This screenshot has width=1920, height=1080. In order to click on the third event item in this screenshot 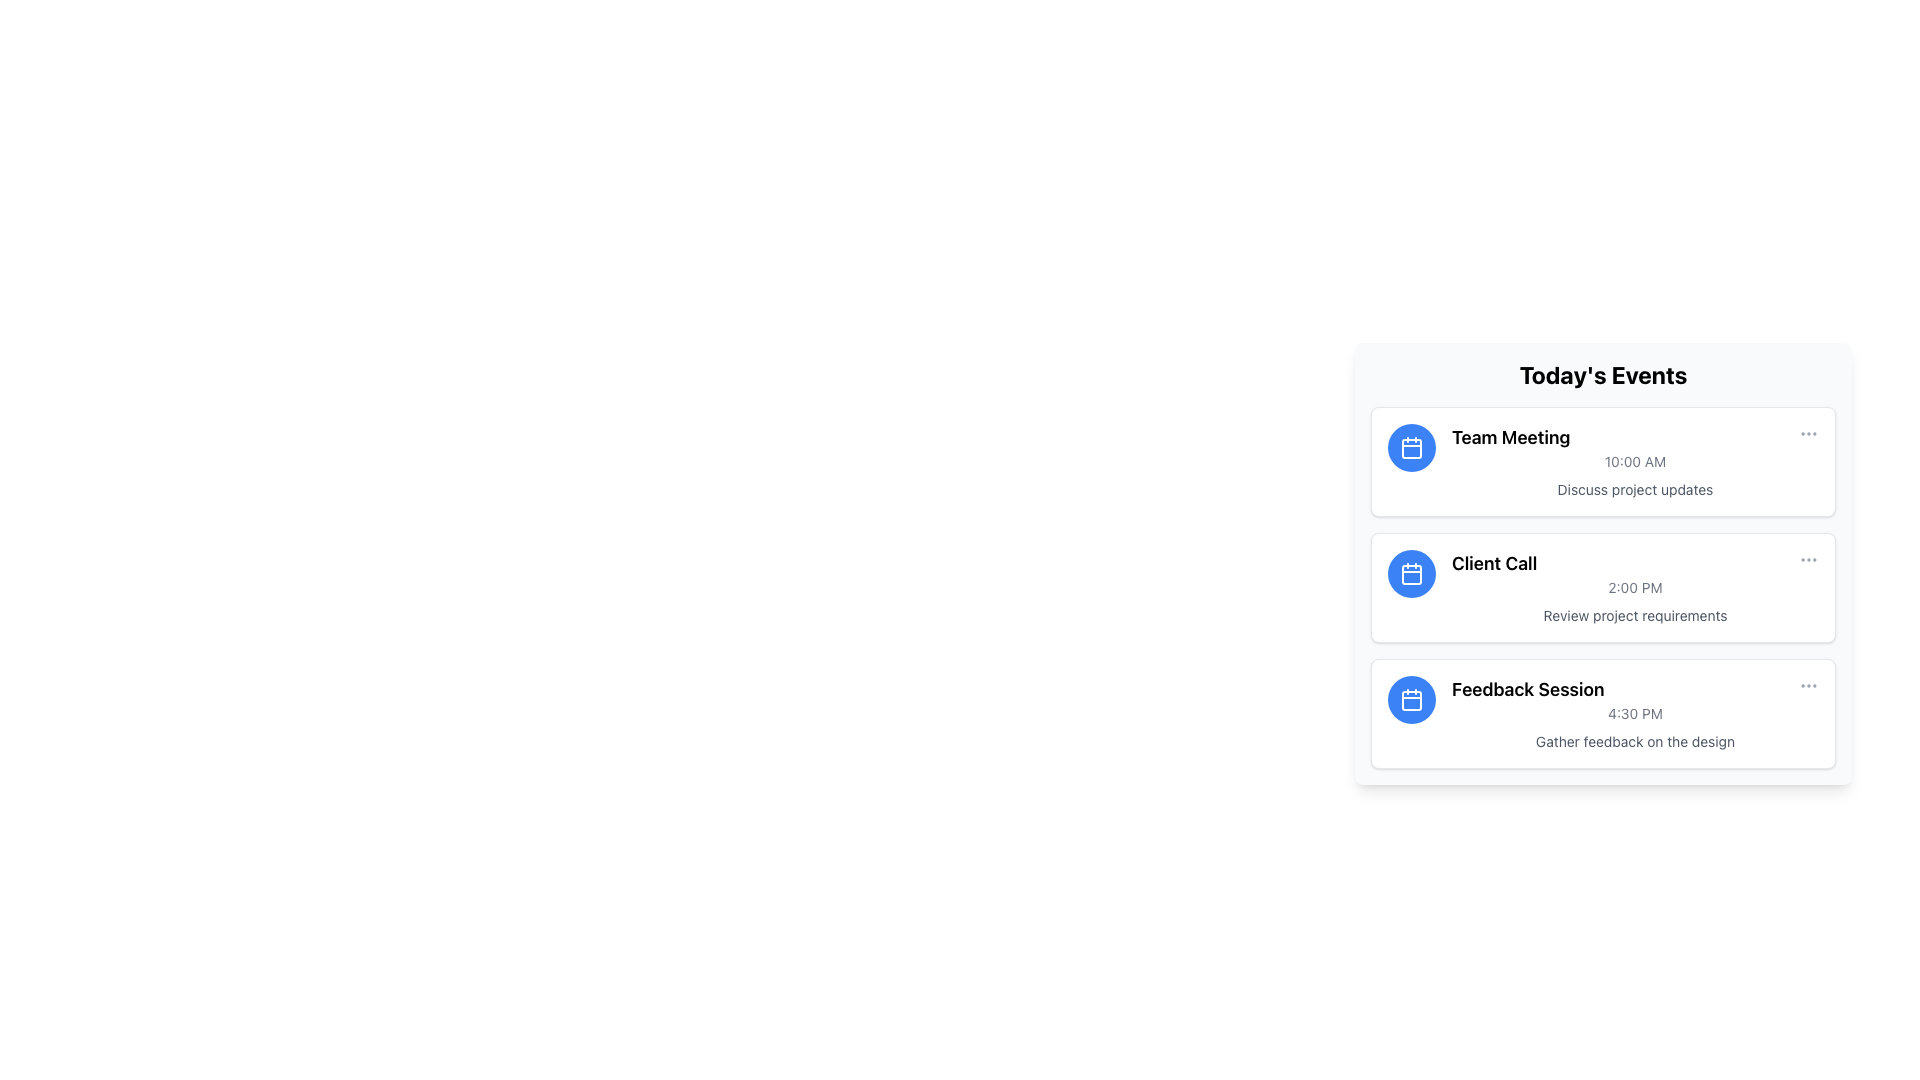, I will do `click(1635, 712)`.